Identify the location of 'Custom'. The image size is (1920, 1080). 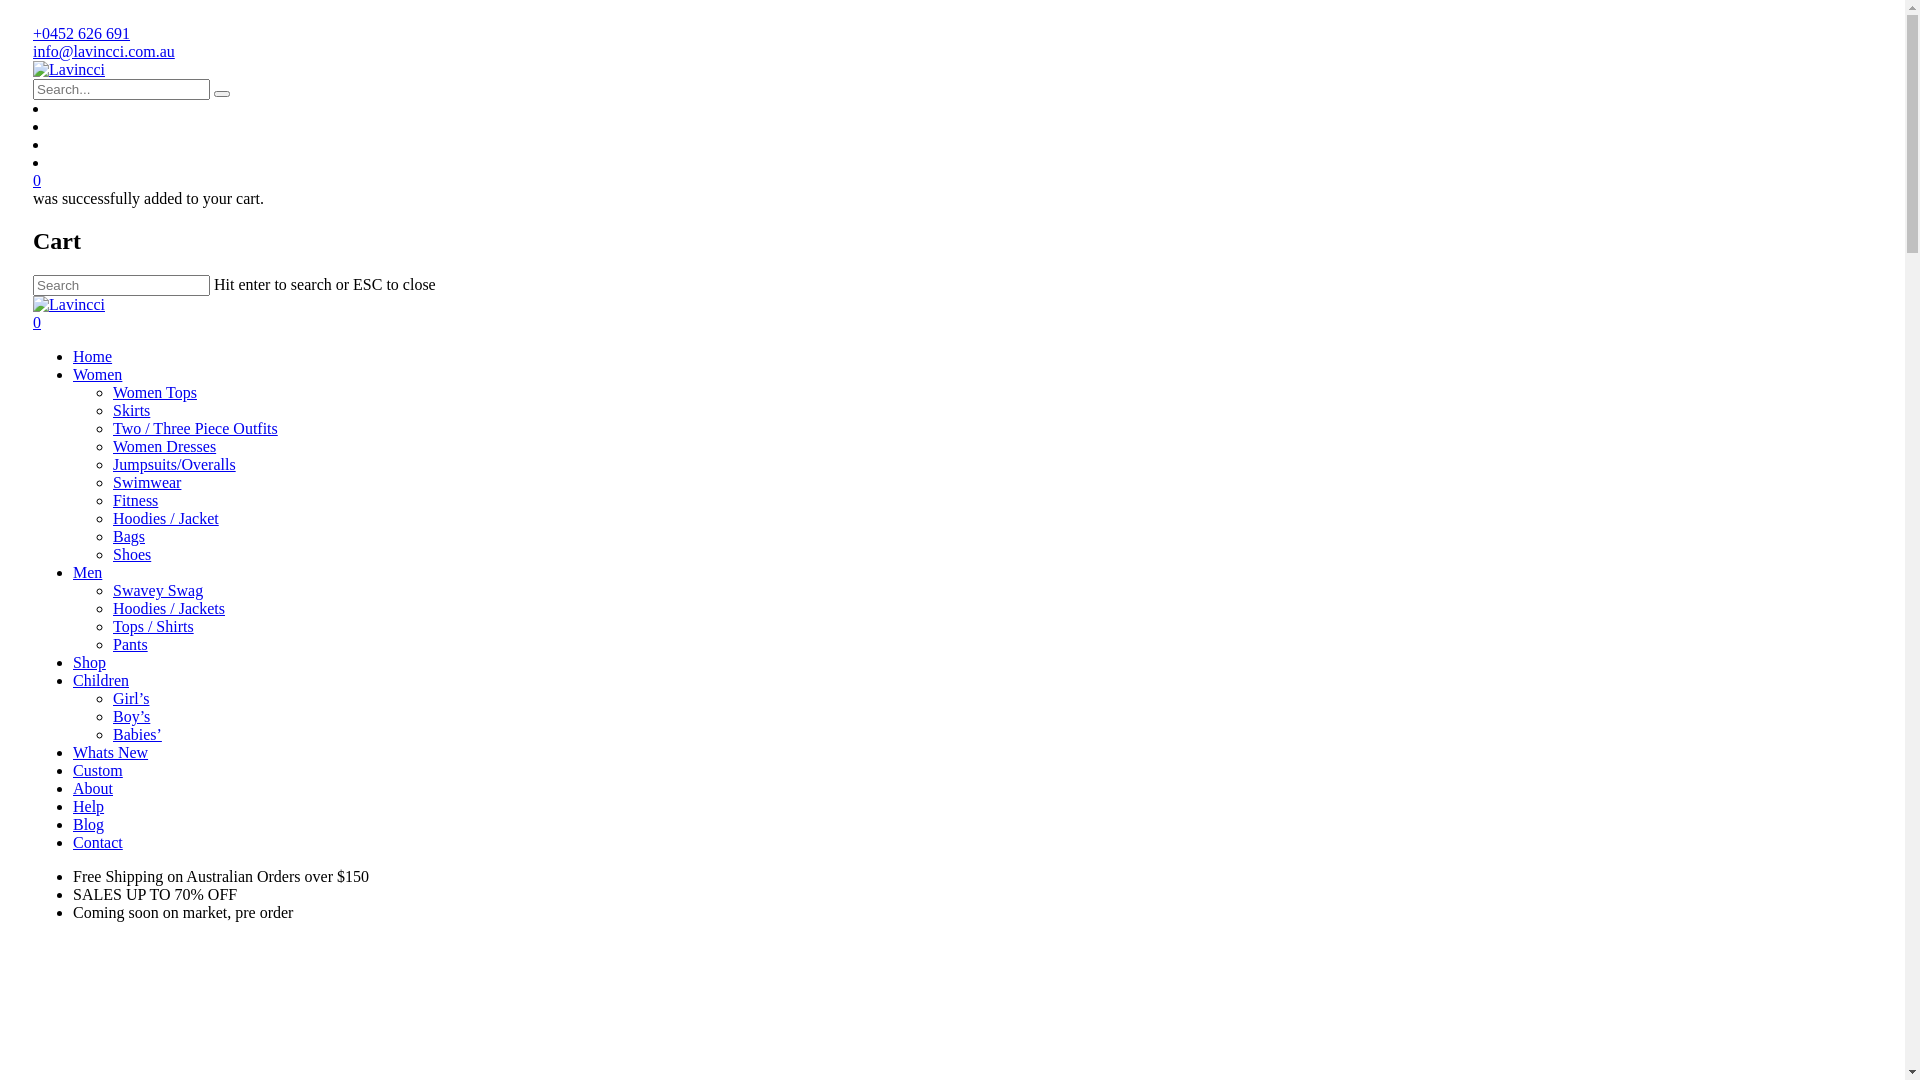
(72, 769).